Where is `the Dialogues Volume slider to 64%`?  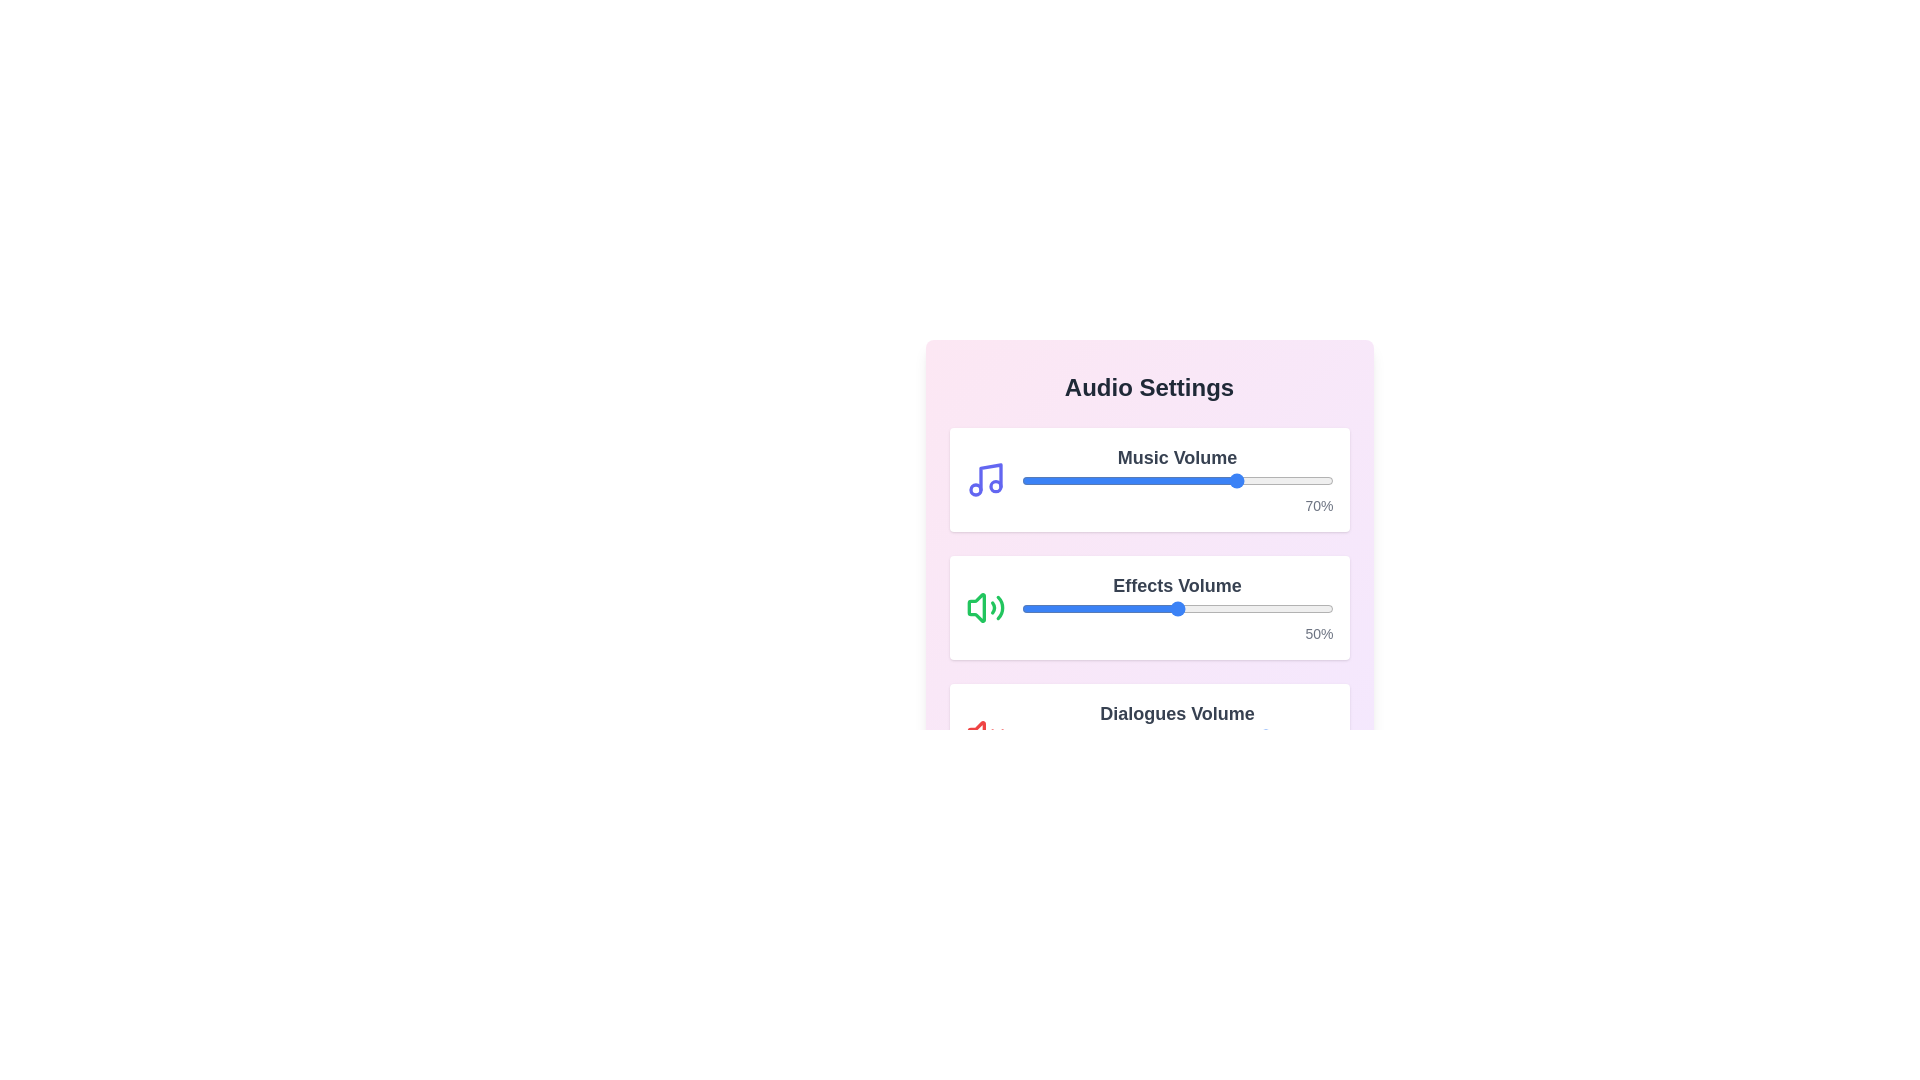 the Dialogues Volume slider to 64% is located at coordinates (1220, 736).